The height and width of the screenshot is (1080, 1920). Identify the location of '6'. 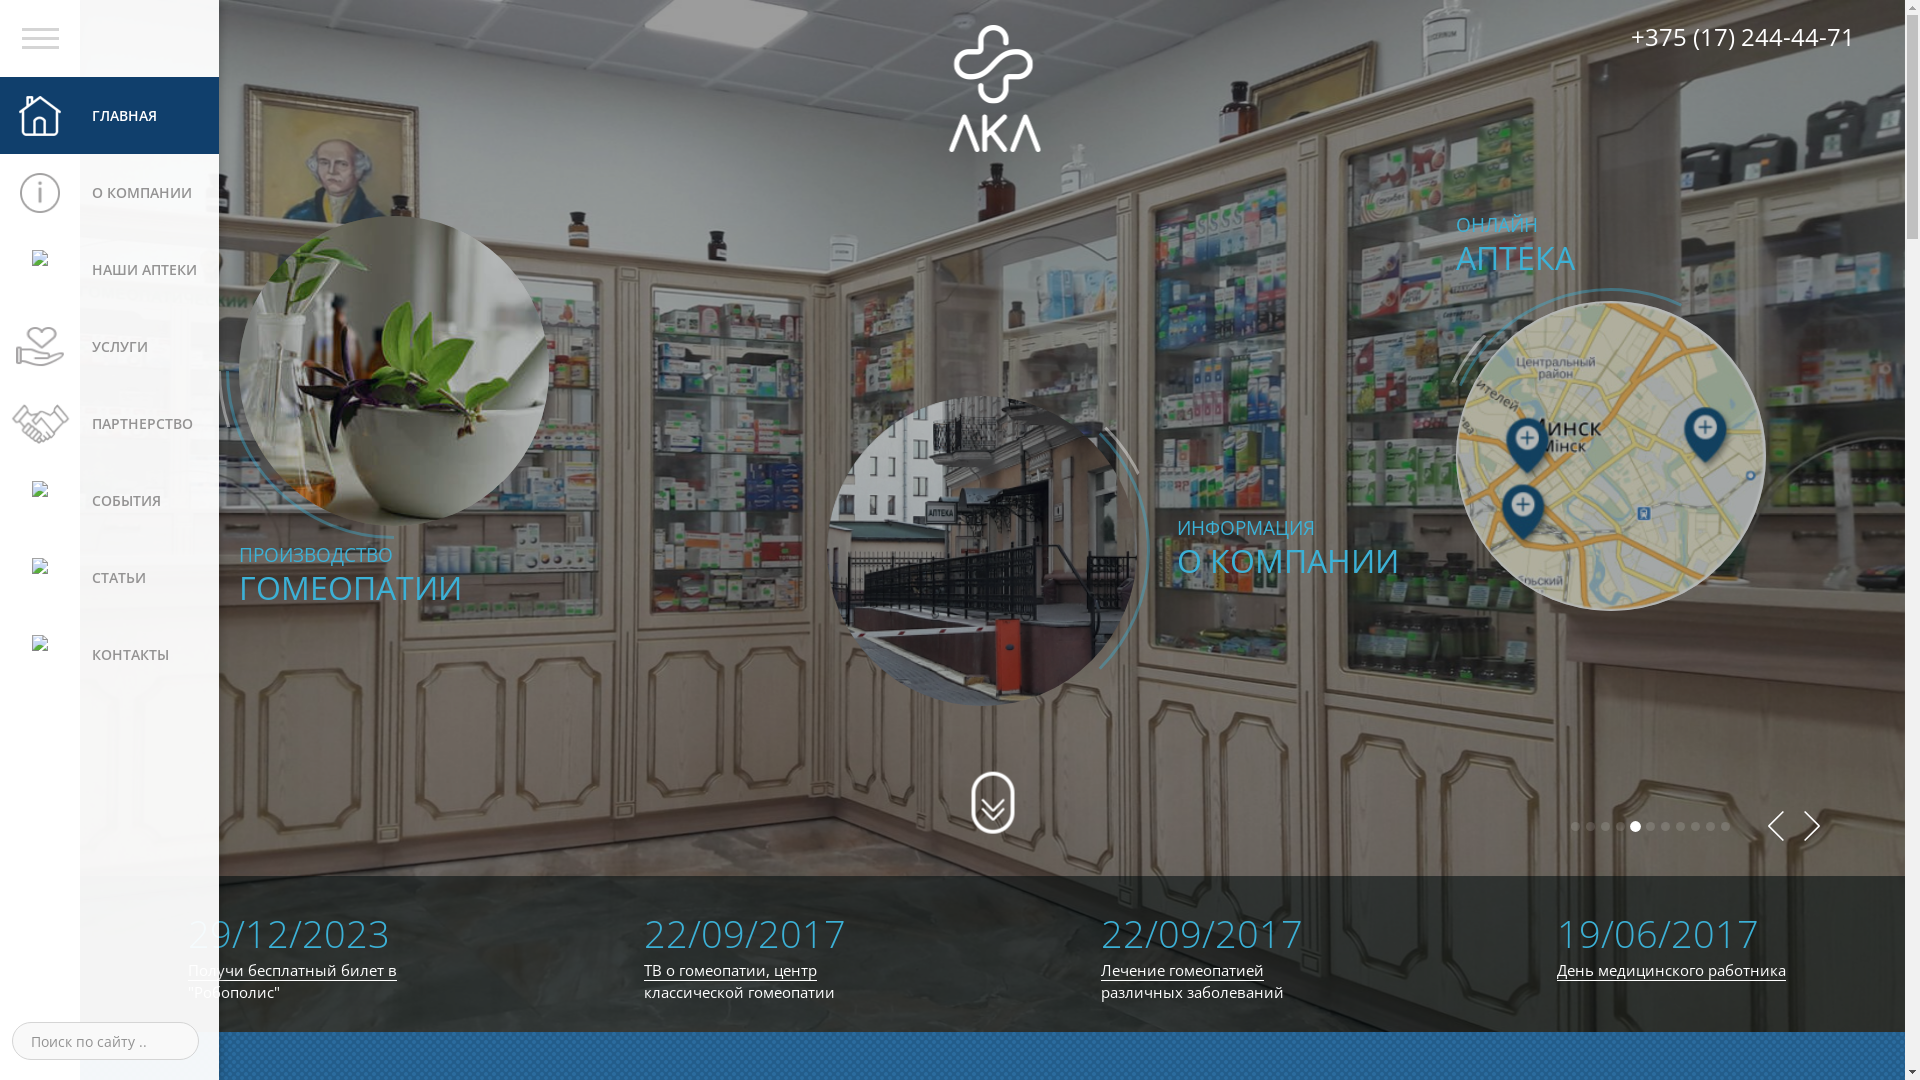
(1650, 826).